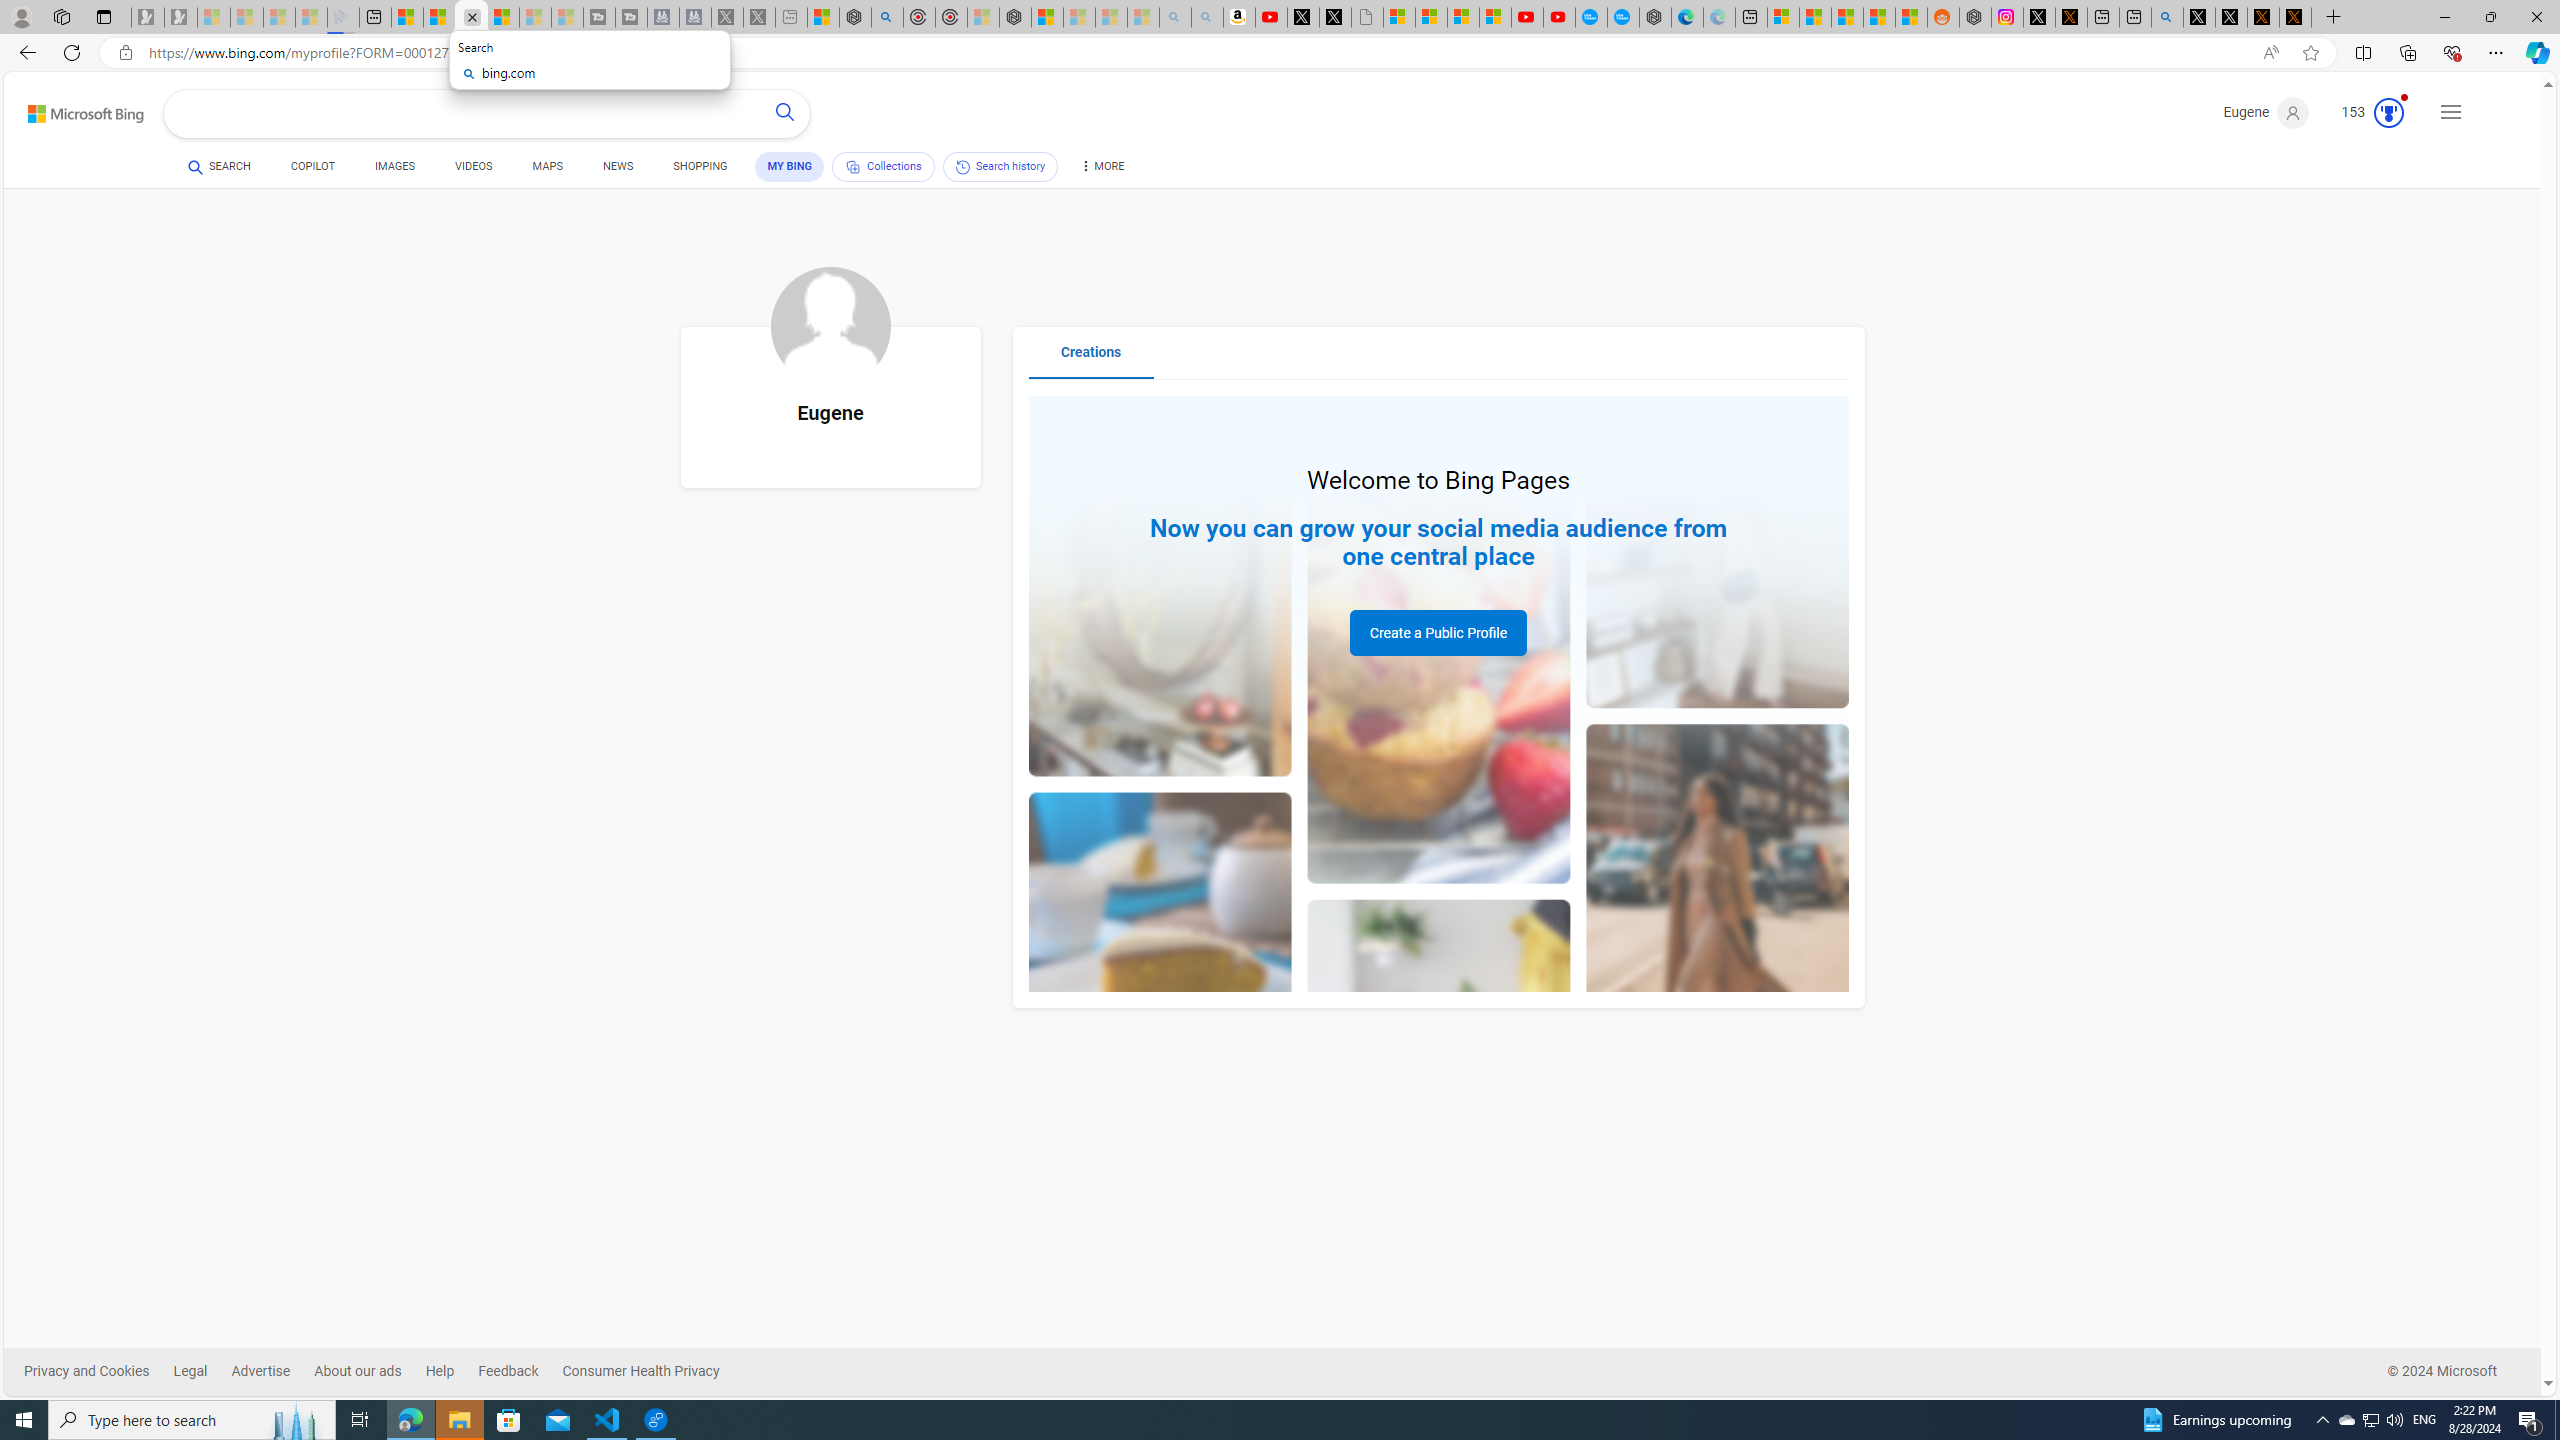 The height and width of the screenshot is (1440, 2560). I want to click on 'Search button', so click(784, 114).